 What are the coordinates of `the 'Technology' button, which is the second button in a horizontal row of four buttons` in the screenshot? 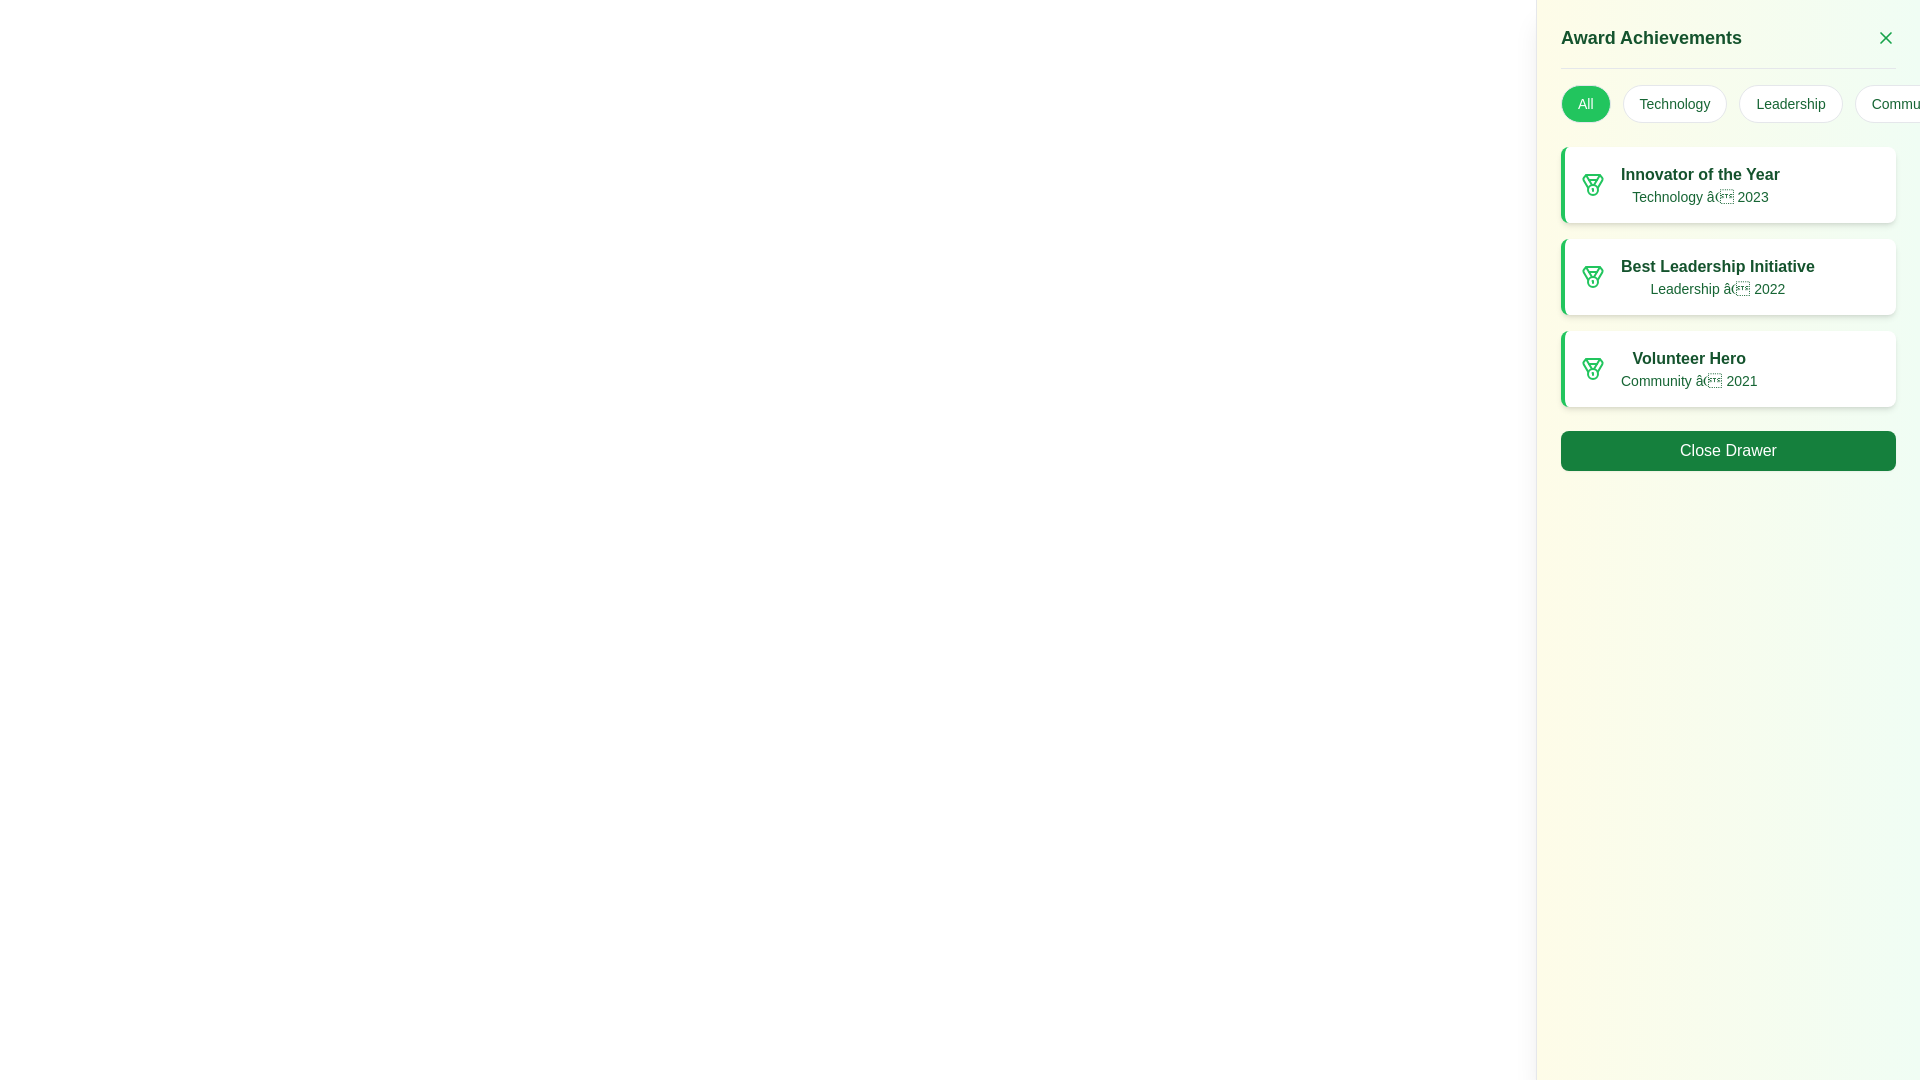 It's located at (1675, 104).